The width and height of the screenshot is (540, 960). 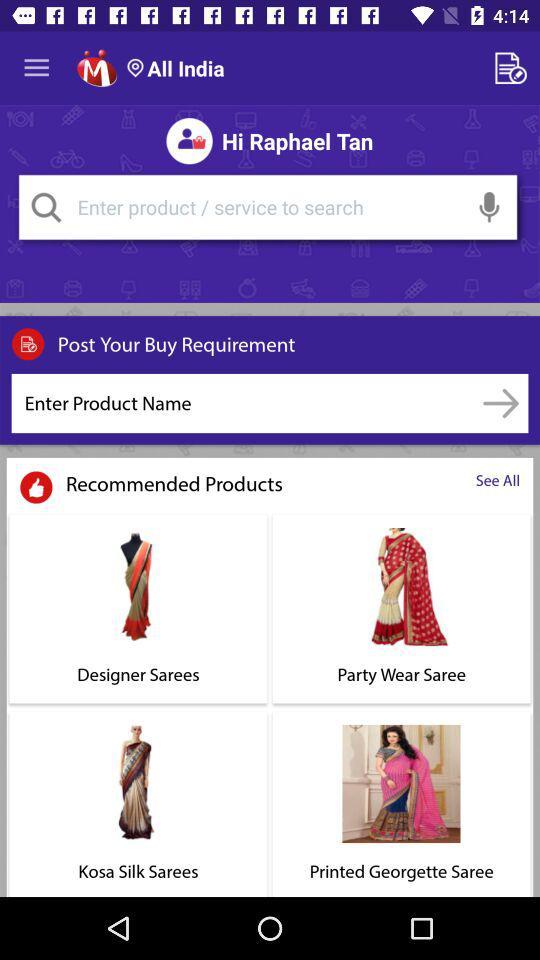 What do you see at coordinates (243, 402) in the screenshot?
I see `the box which is below the post your buy requirement` at bounding box center [243, 402].